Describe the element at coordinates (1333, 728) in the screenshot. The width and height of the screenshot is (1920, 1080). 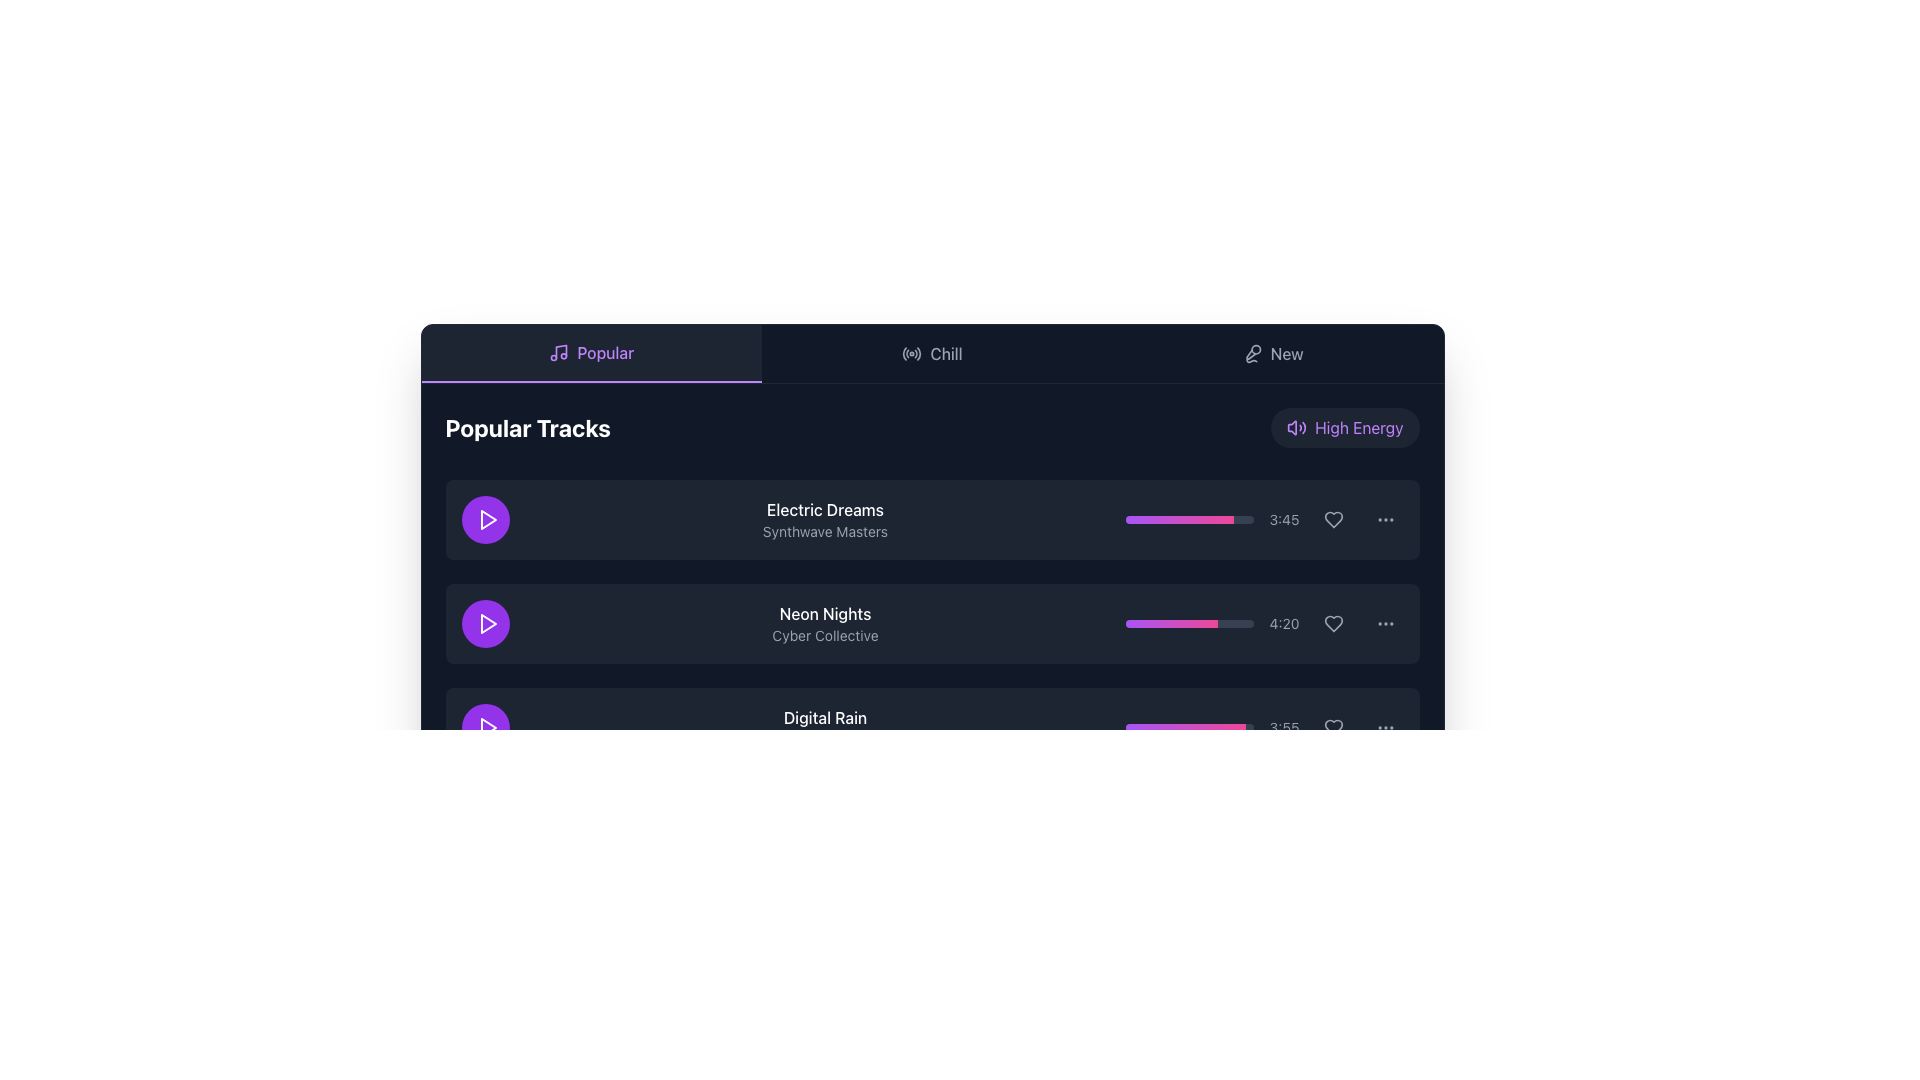
I see `the heart-shaped icon representing the 'like' action for the third track in the 'Popular Tracks' list` at that location.